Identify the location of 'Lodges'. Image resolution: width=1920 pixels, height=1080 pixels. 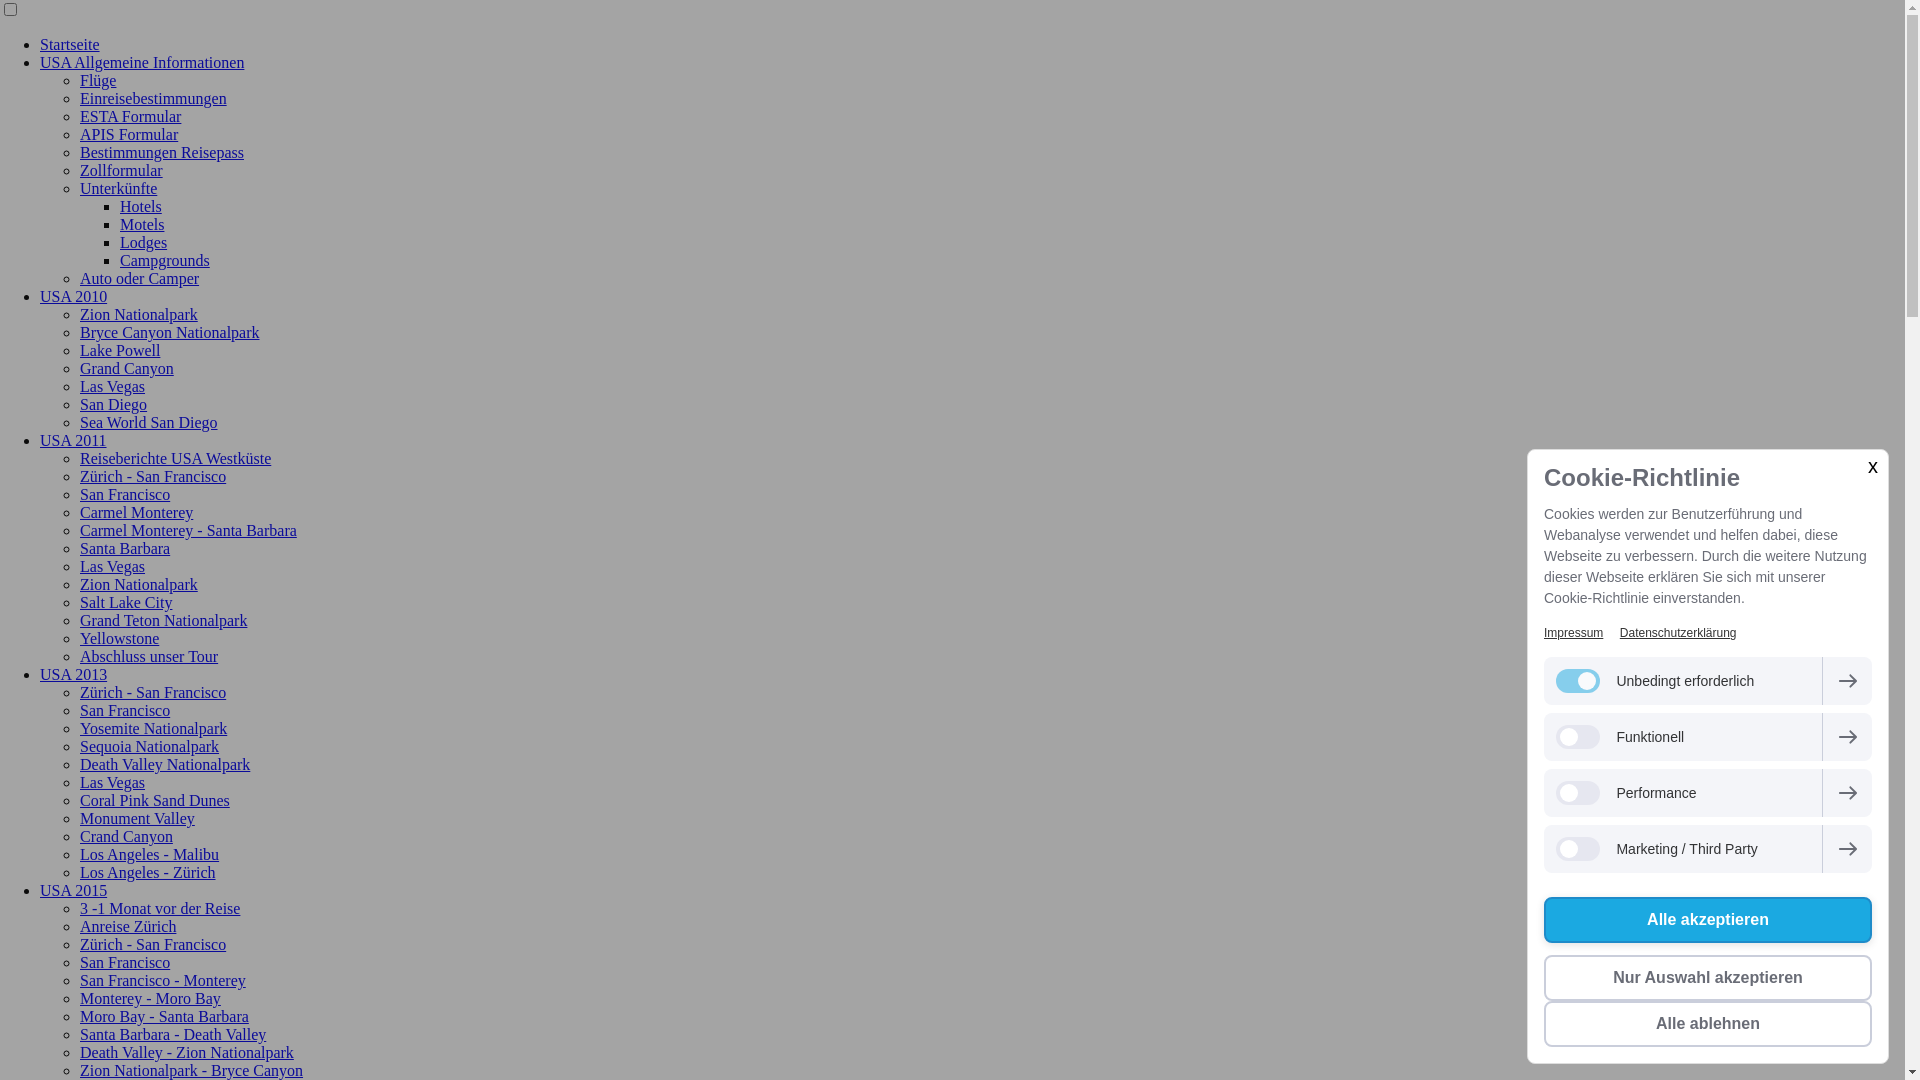
(142, 241).